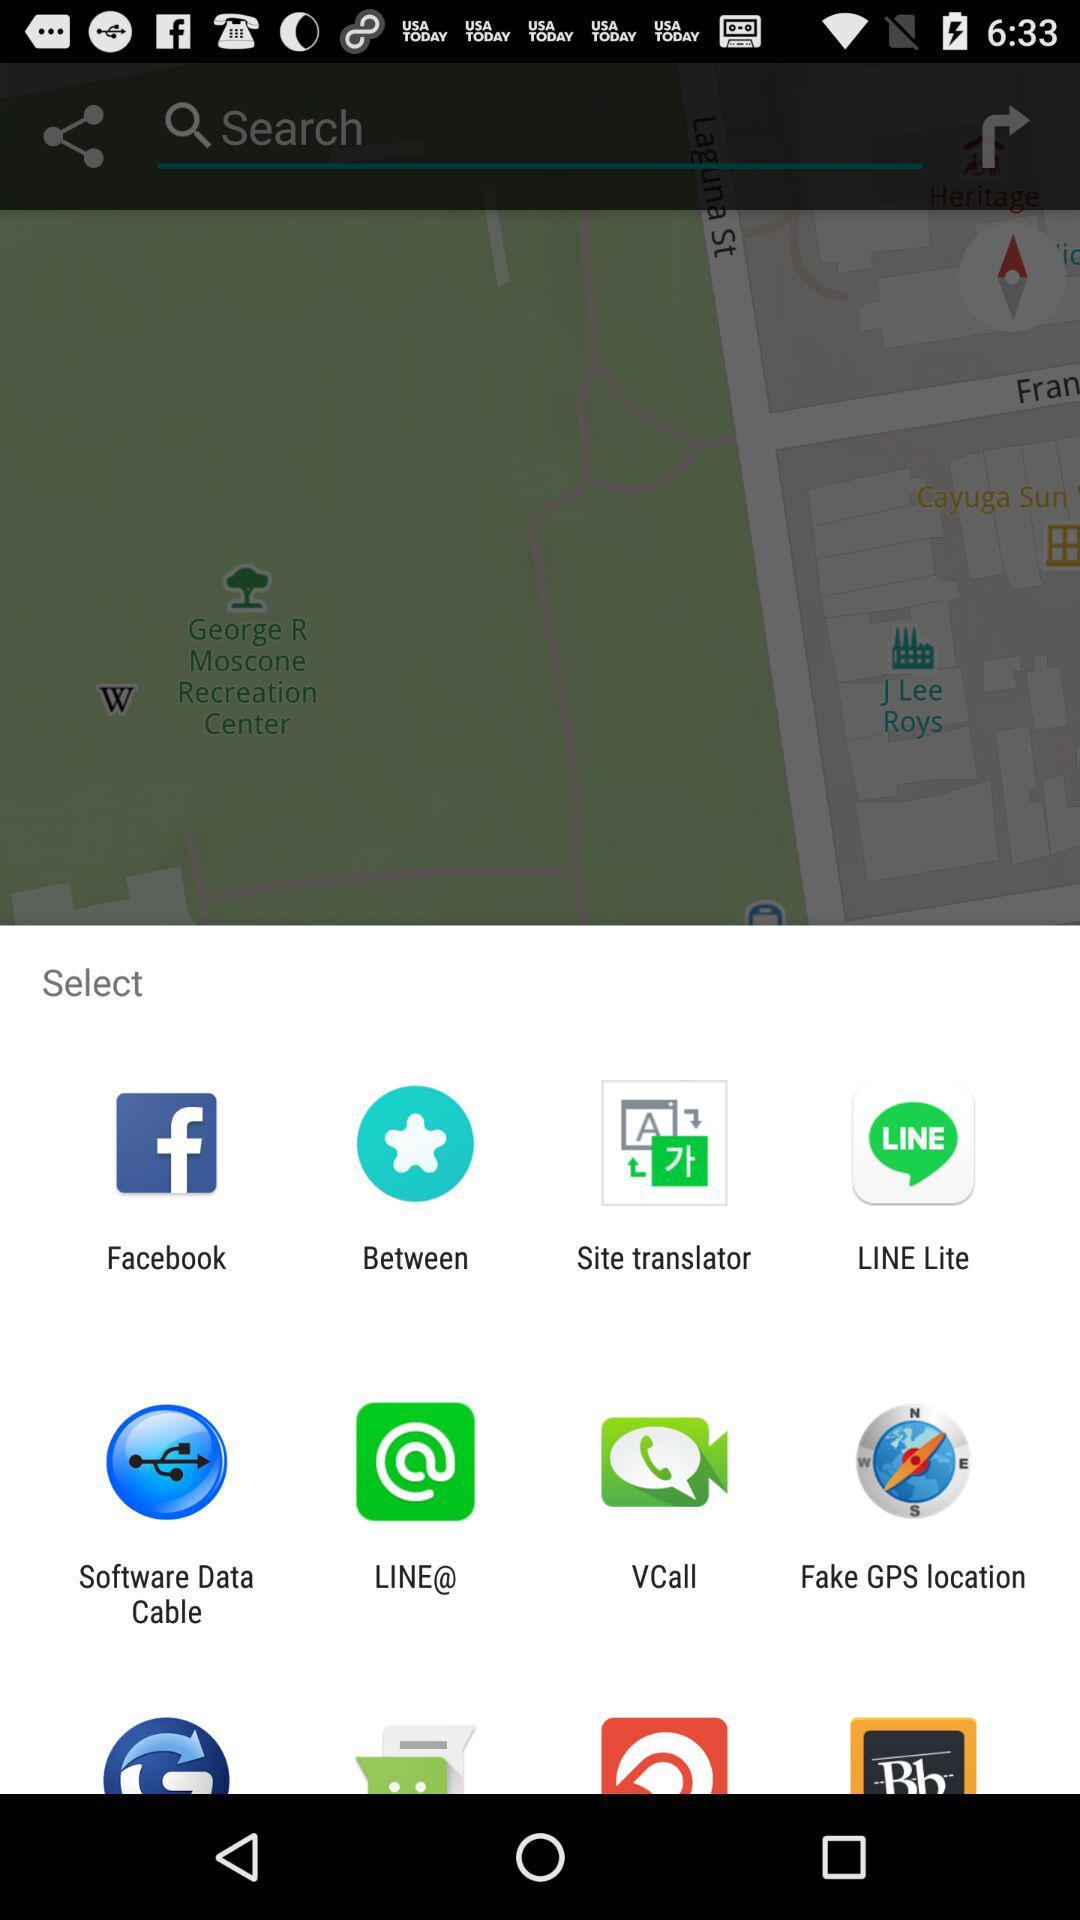  Describe the element at coordinates (913, 1592) in the screenshot. I see `the item to the right of vcall item` at that location.